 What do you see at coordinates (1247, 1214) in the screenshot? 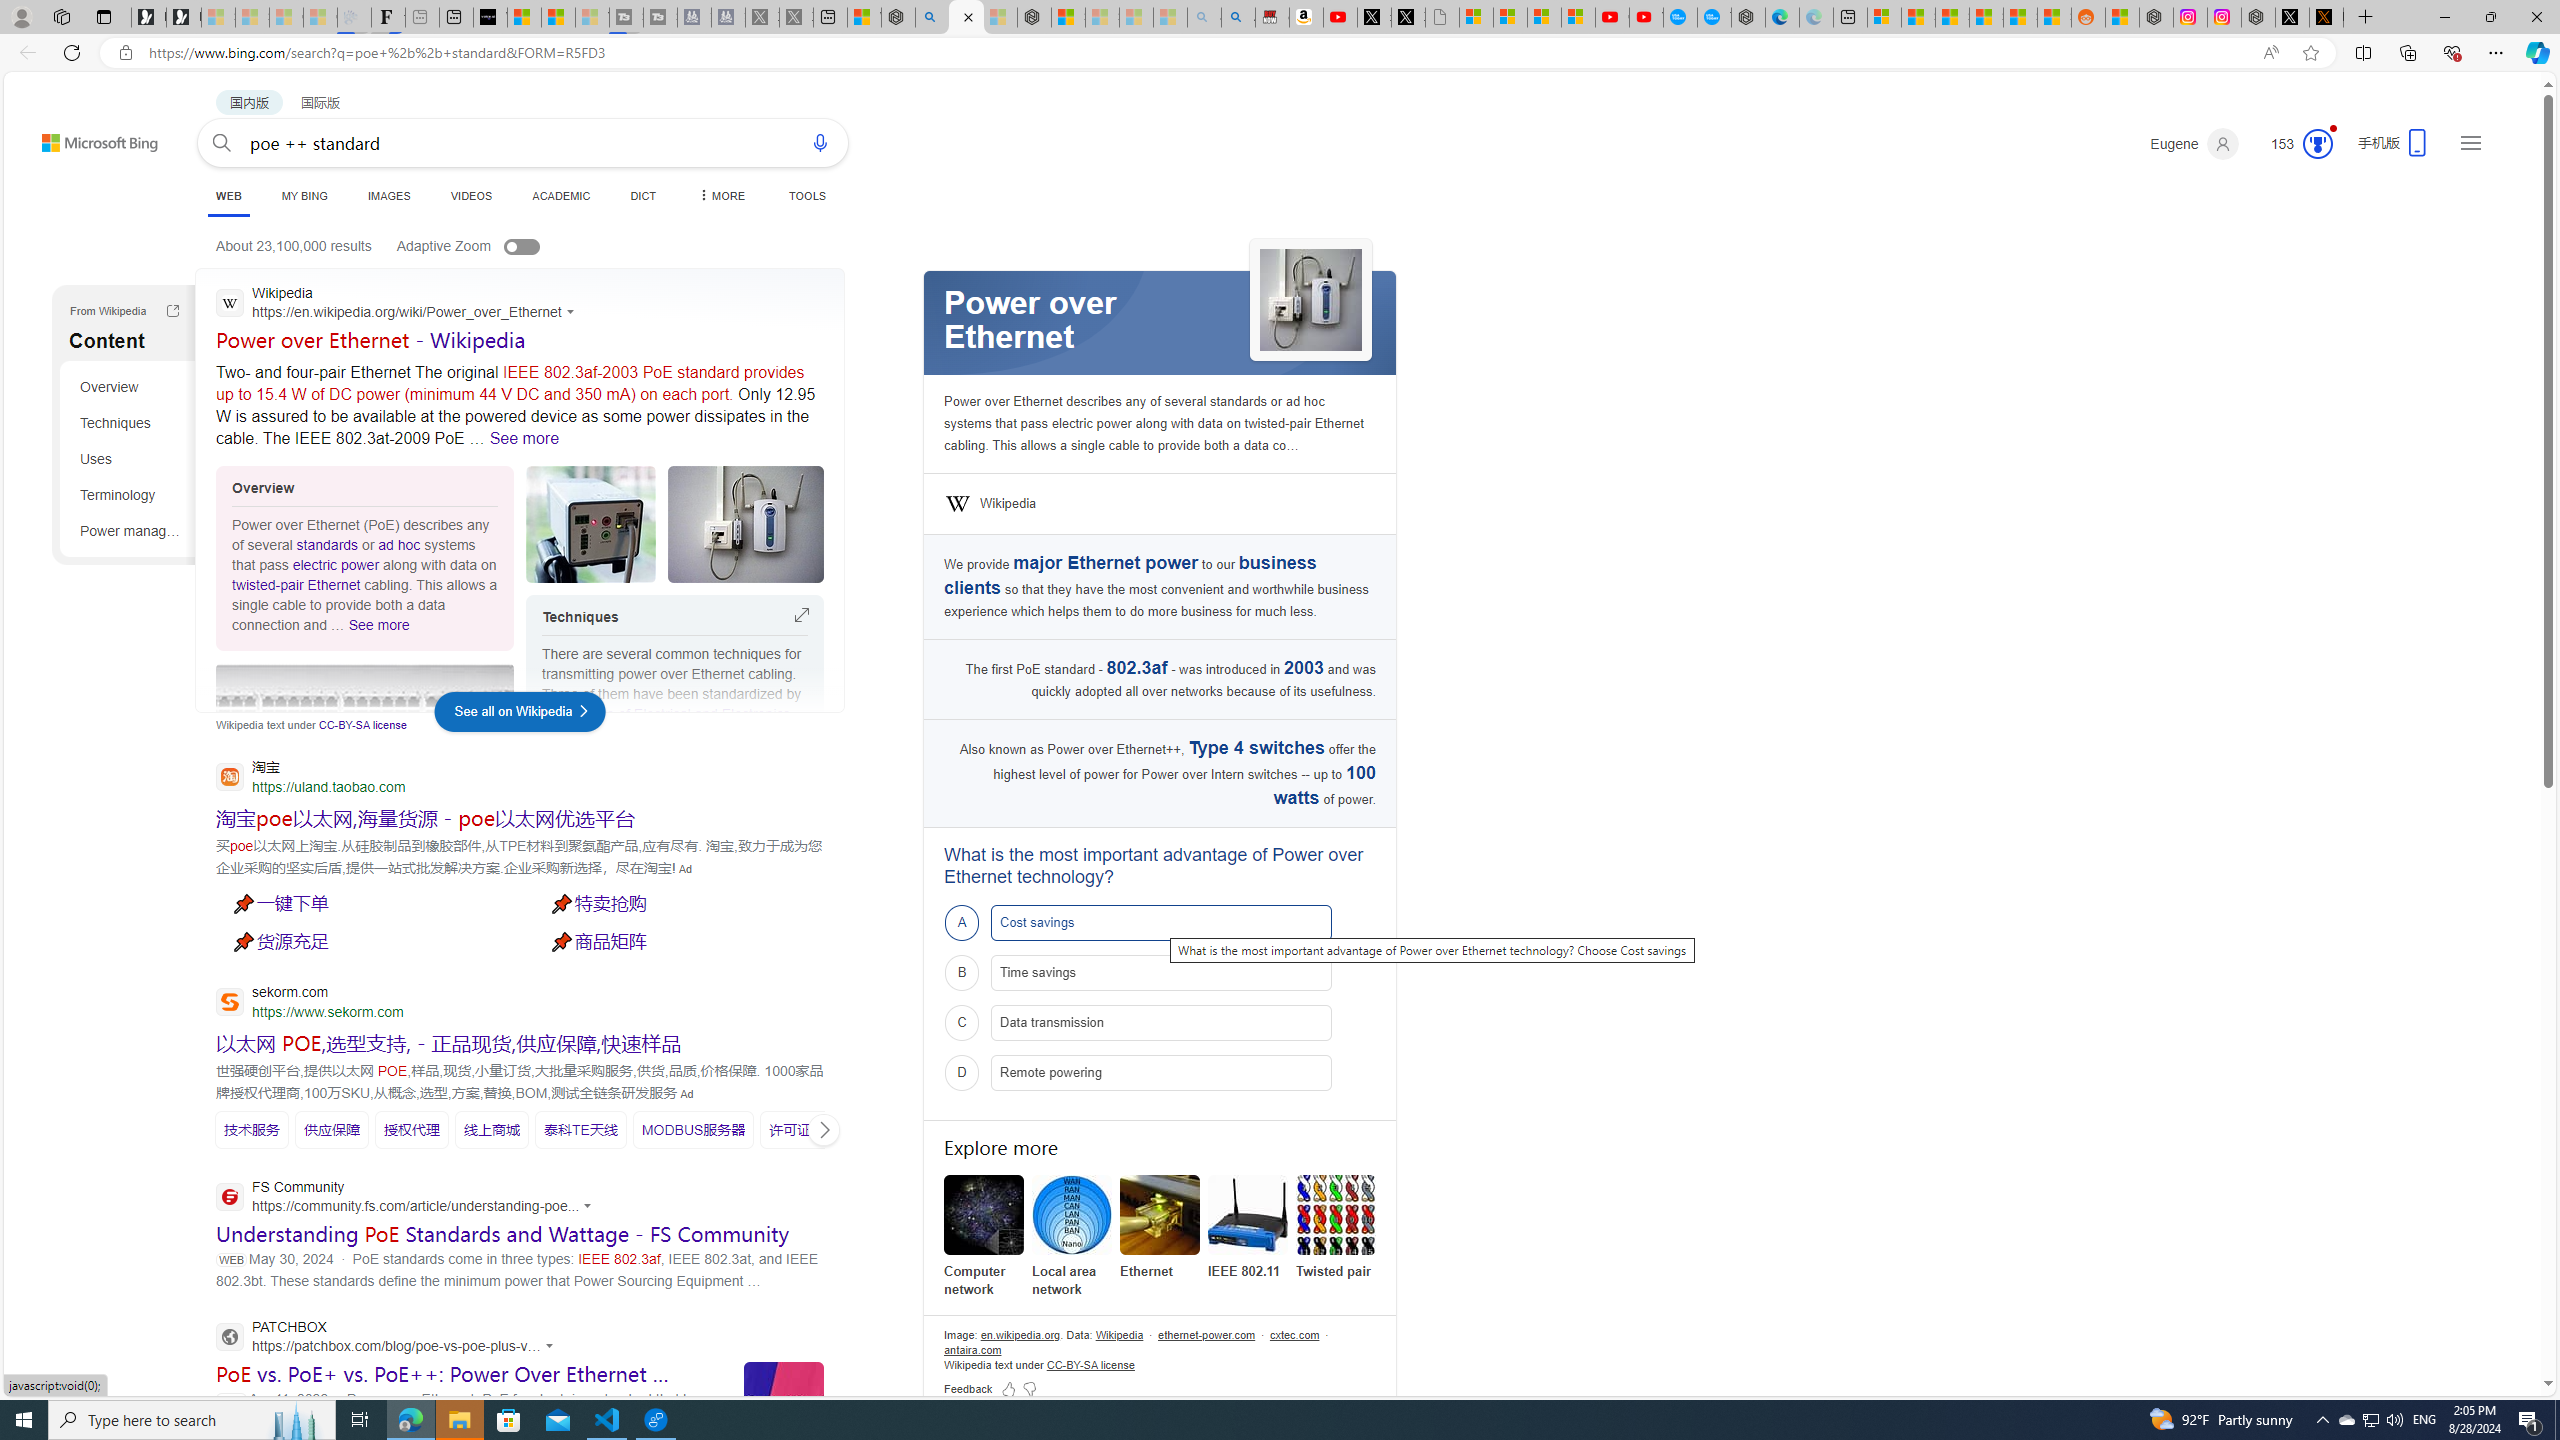
I see `'IEEE 802.11'` at bounding box center [1247, 1214].